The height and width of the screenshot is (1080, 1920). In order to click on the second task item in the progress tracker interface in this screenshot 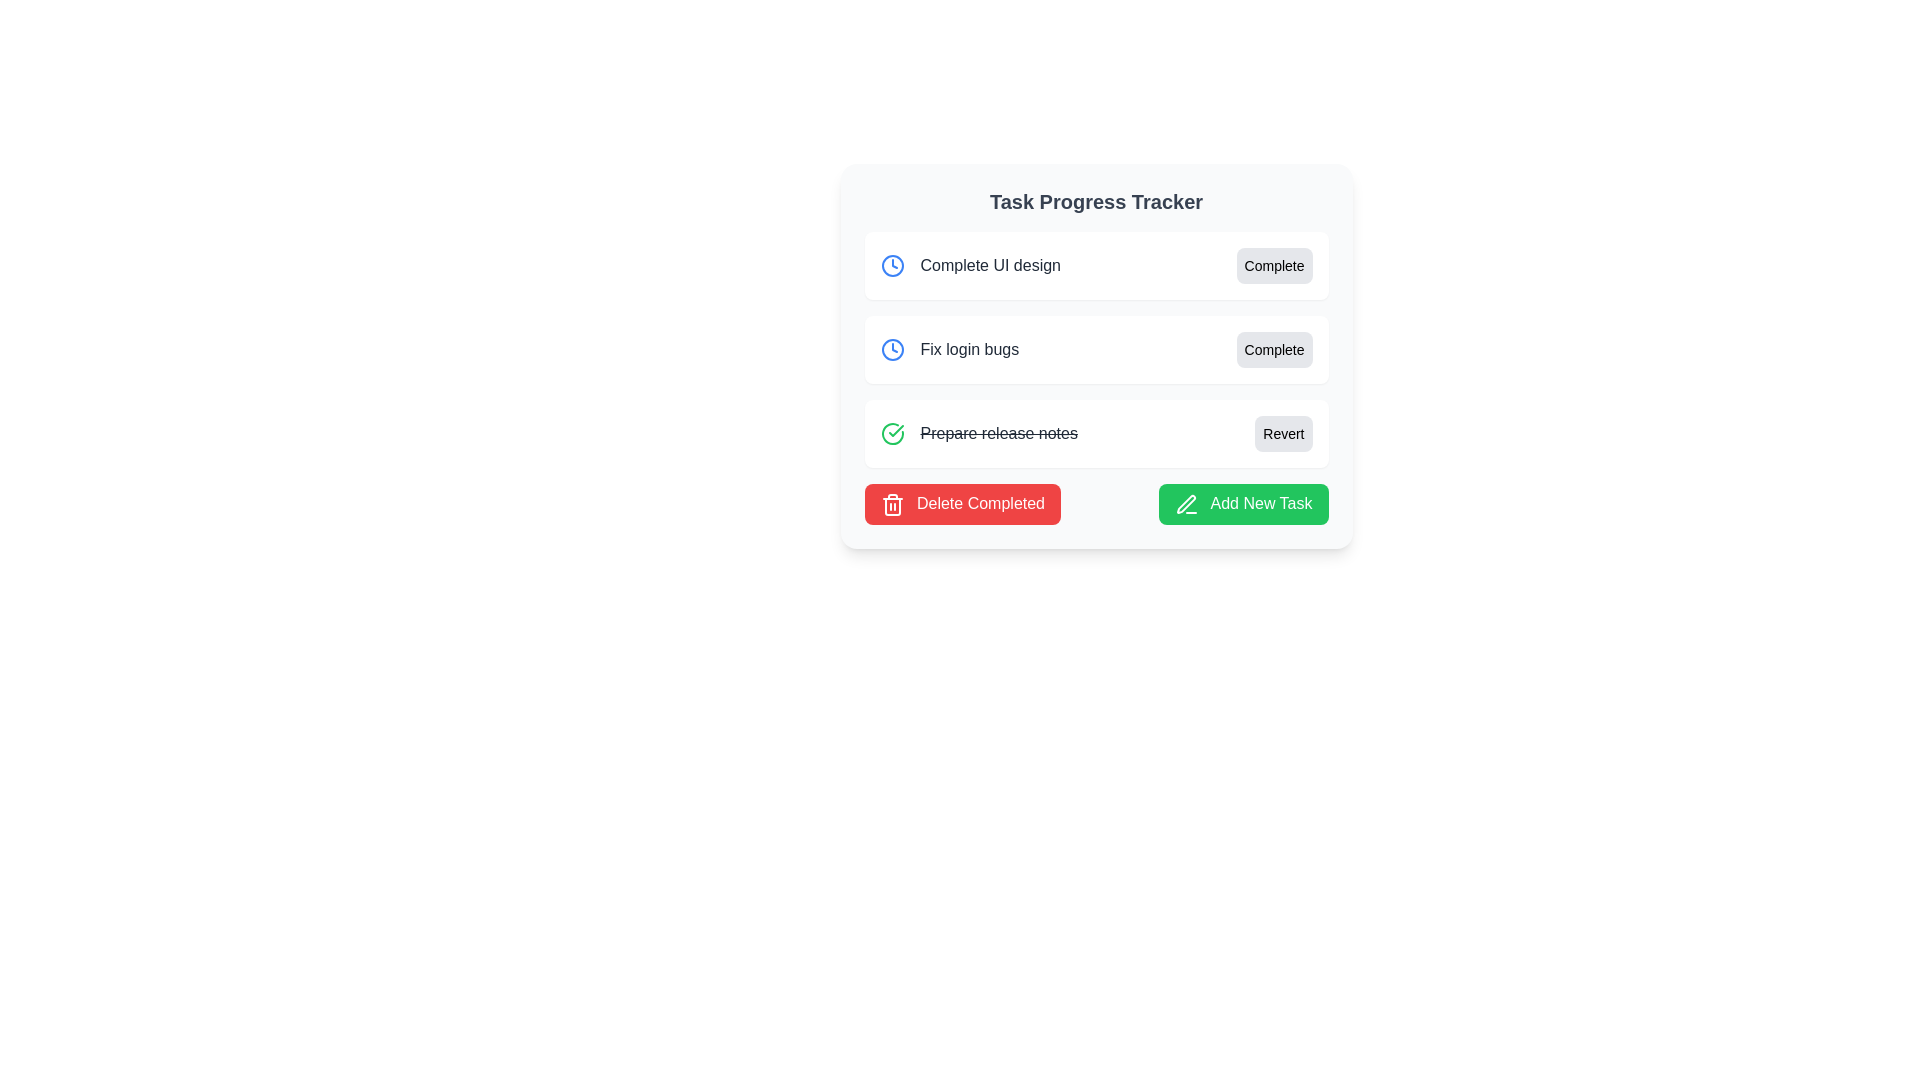, I will do `click(1095, 355)`.